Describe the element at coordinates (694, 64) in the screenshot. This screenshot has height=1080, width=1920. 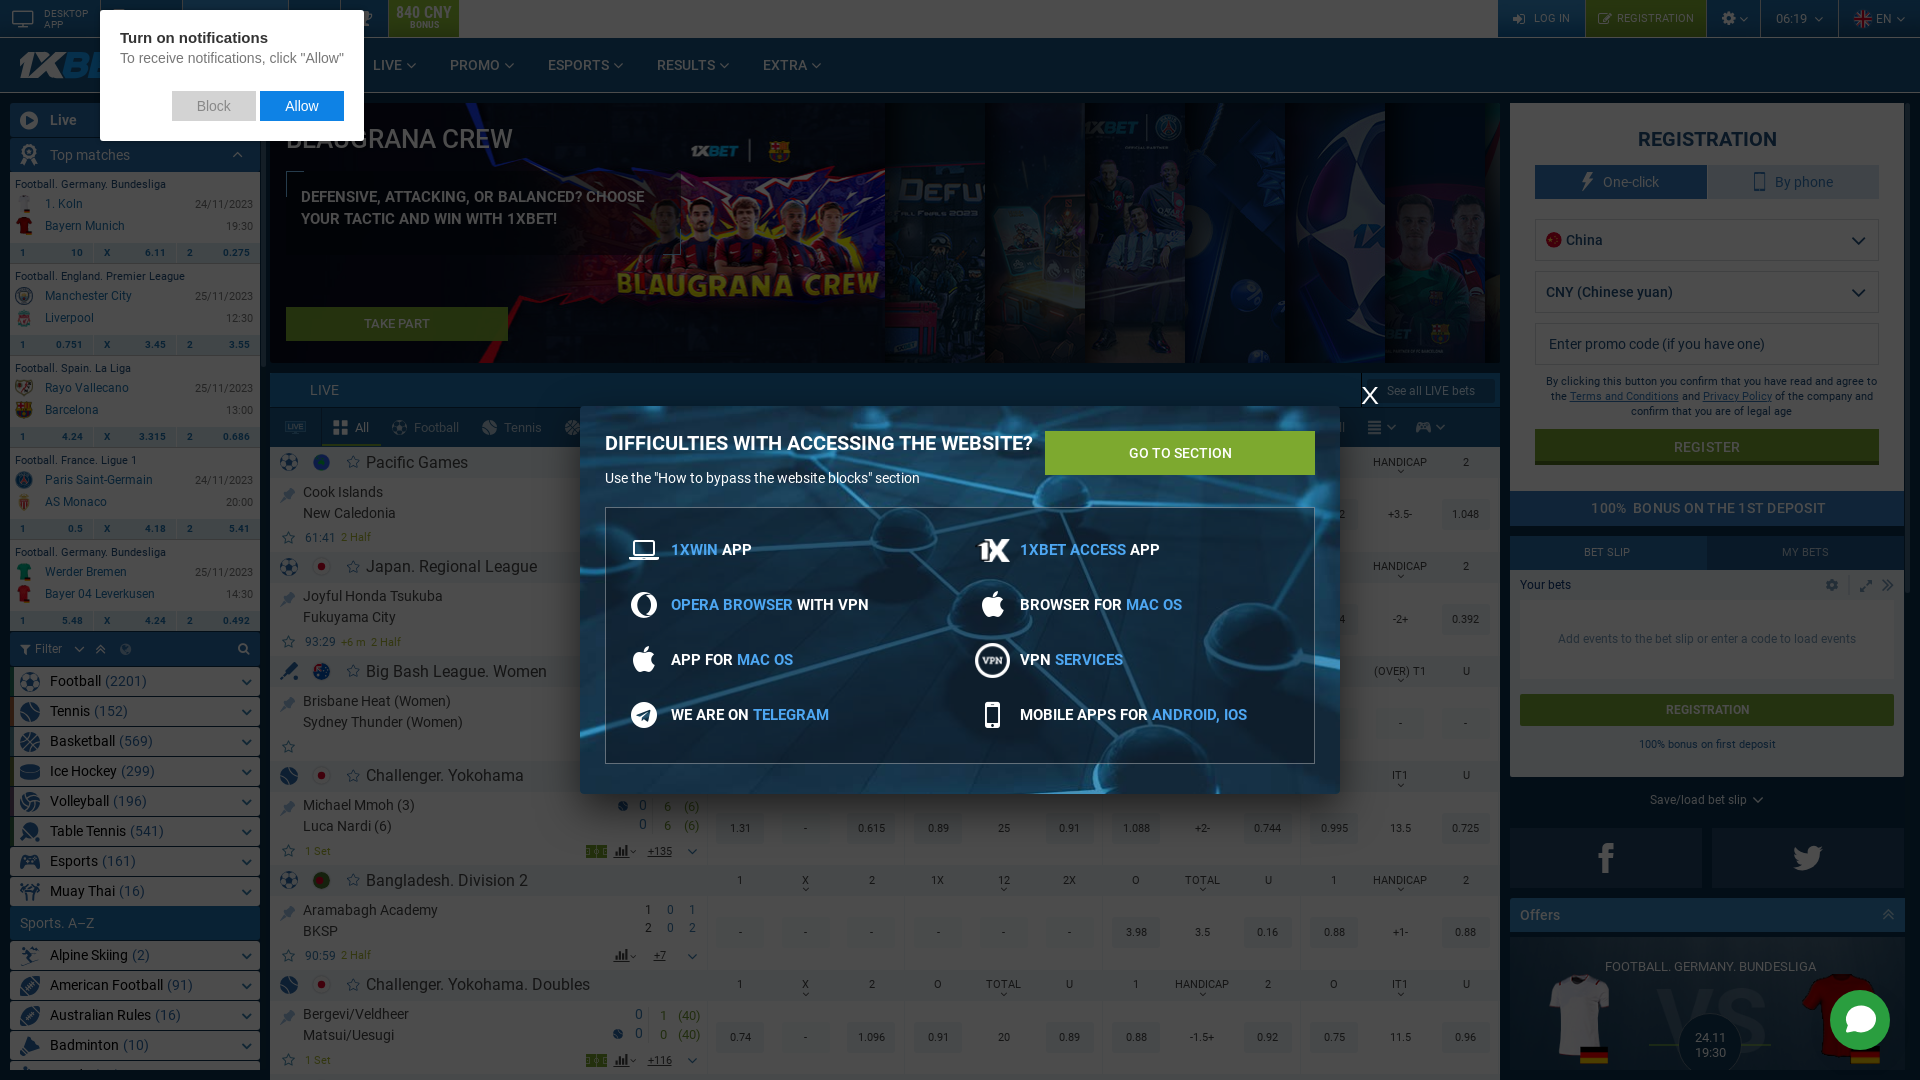
I see `'RESULTS'` at that location.